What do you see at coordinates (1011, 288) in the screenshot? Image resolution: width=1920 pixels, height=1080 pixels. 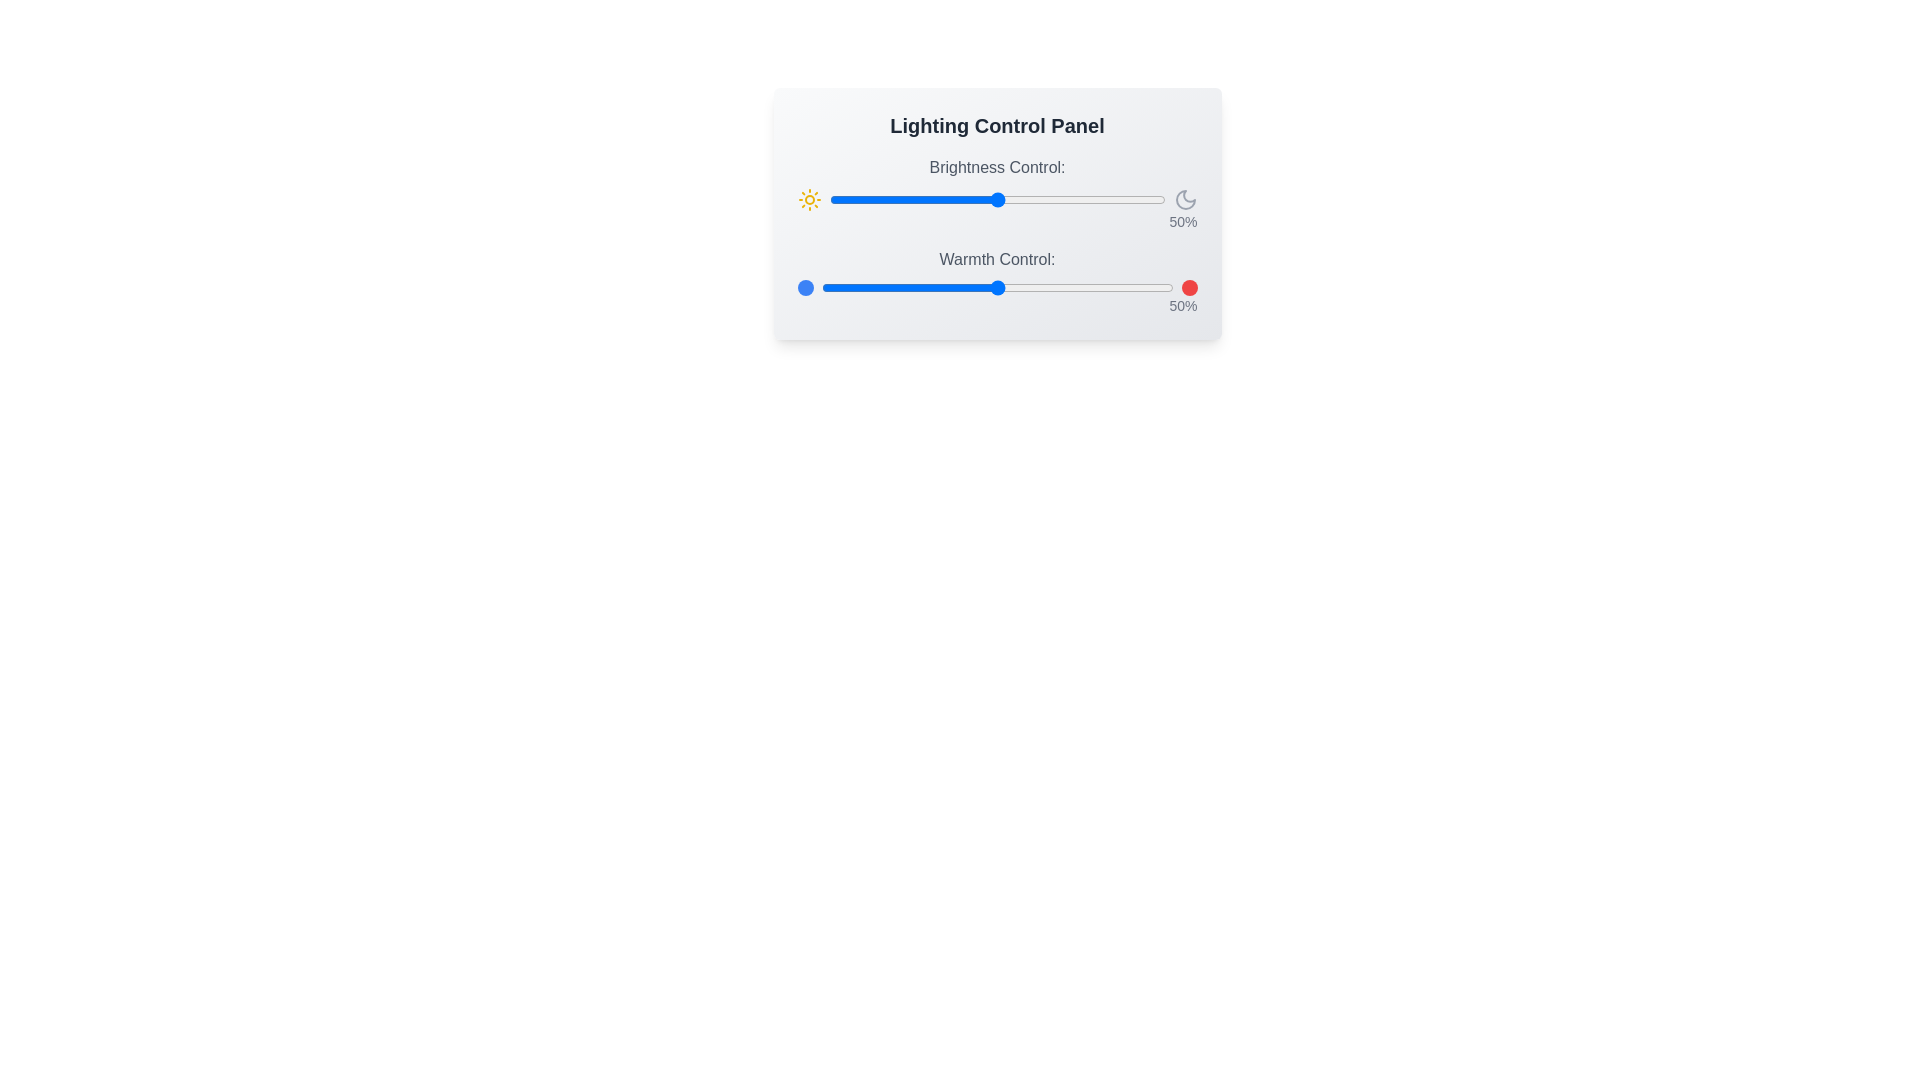 I see `warmth level` at bounding box center [1011, 288].